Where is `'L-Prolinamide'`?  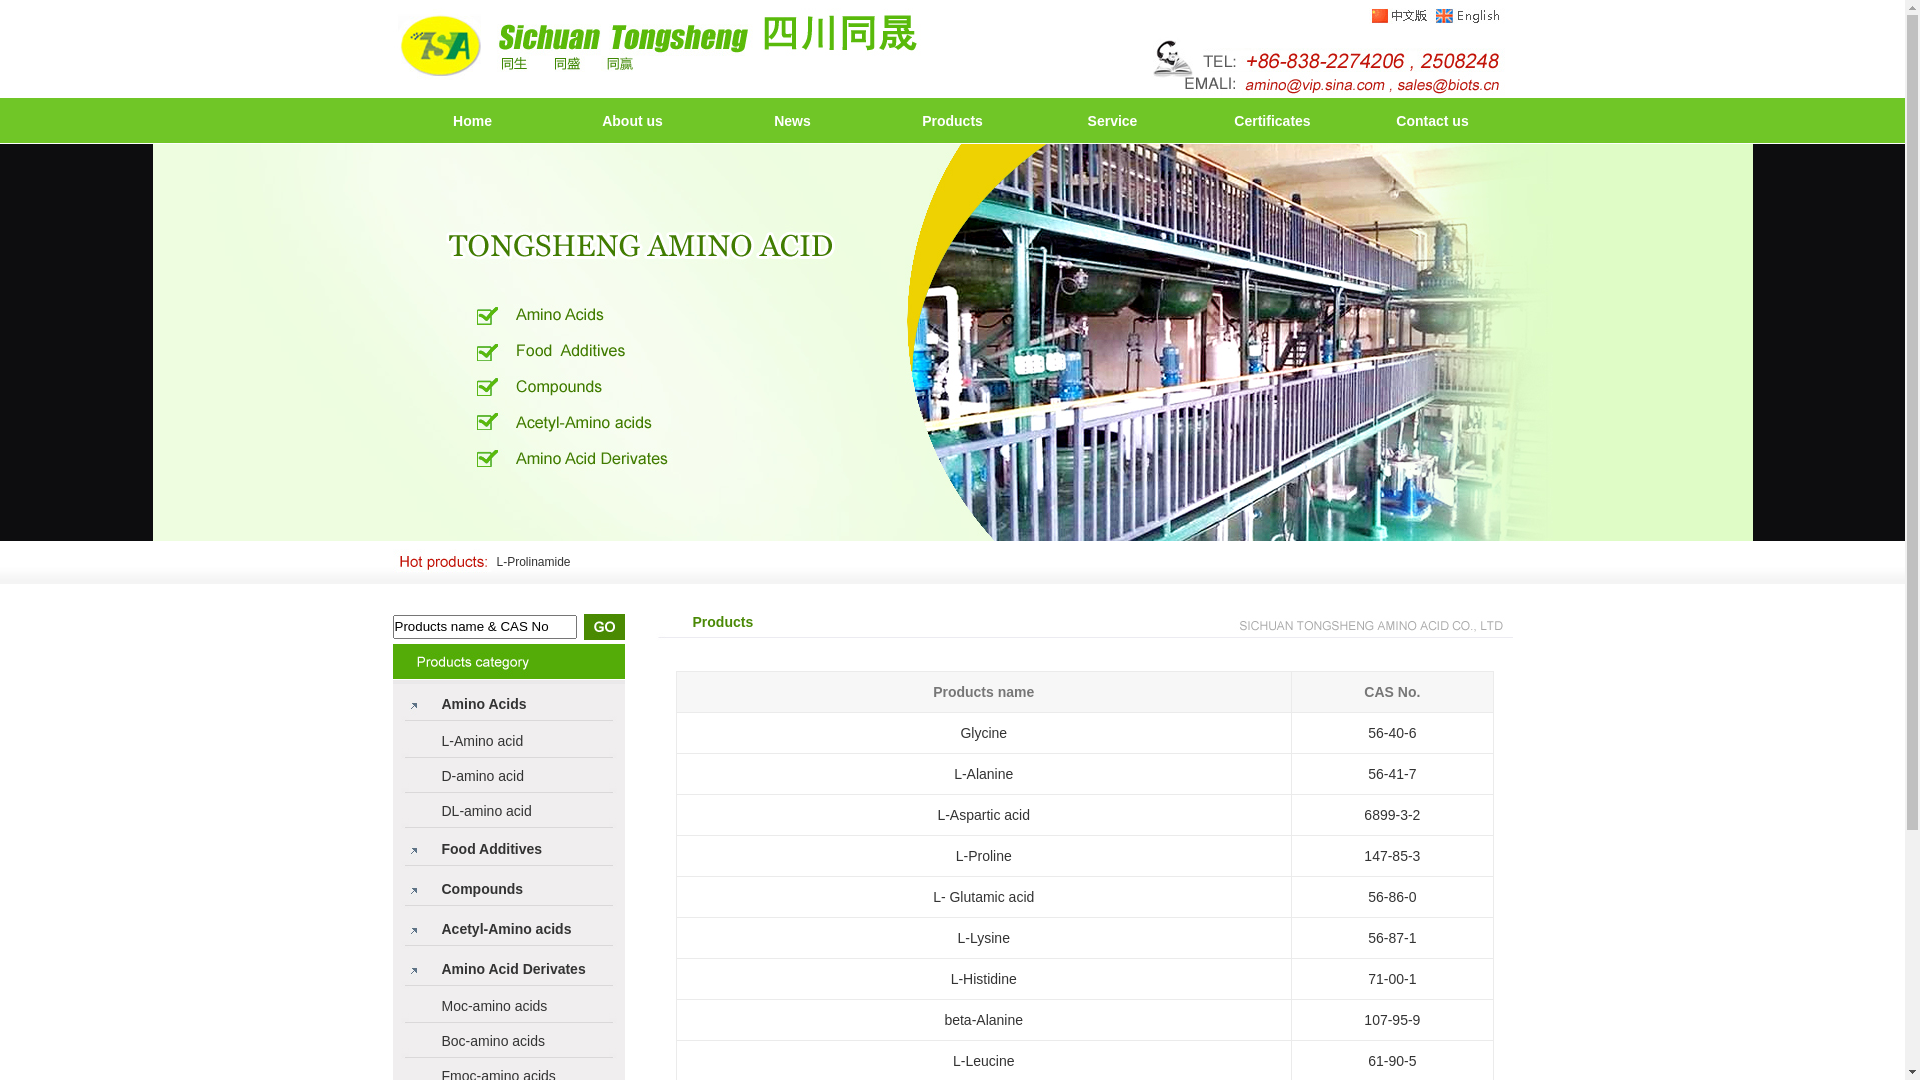
'L-Prolinamide' is located at coordinates (532, 562).